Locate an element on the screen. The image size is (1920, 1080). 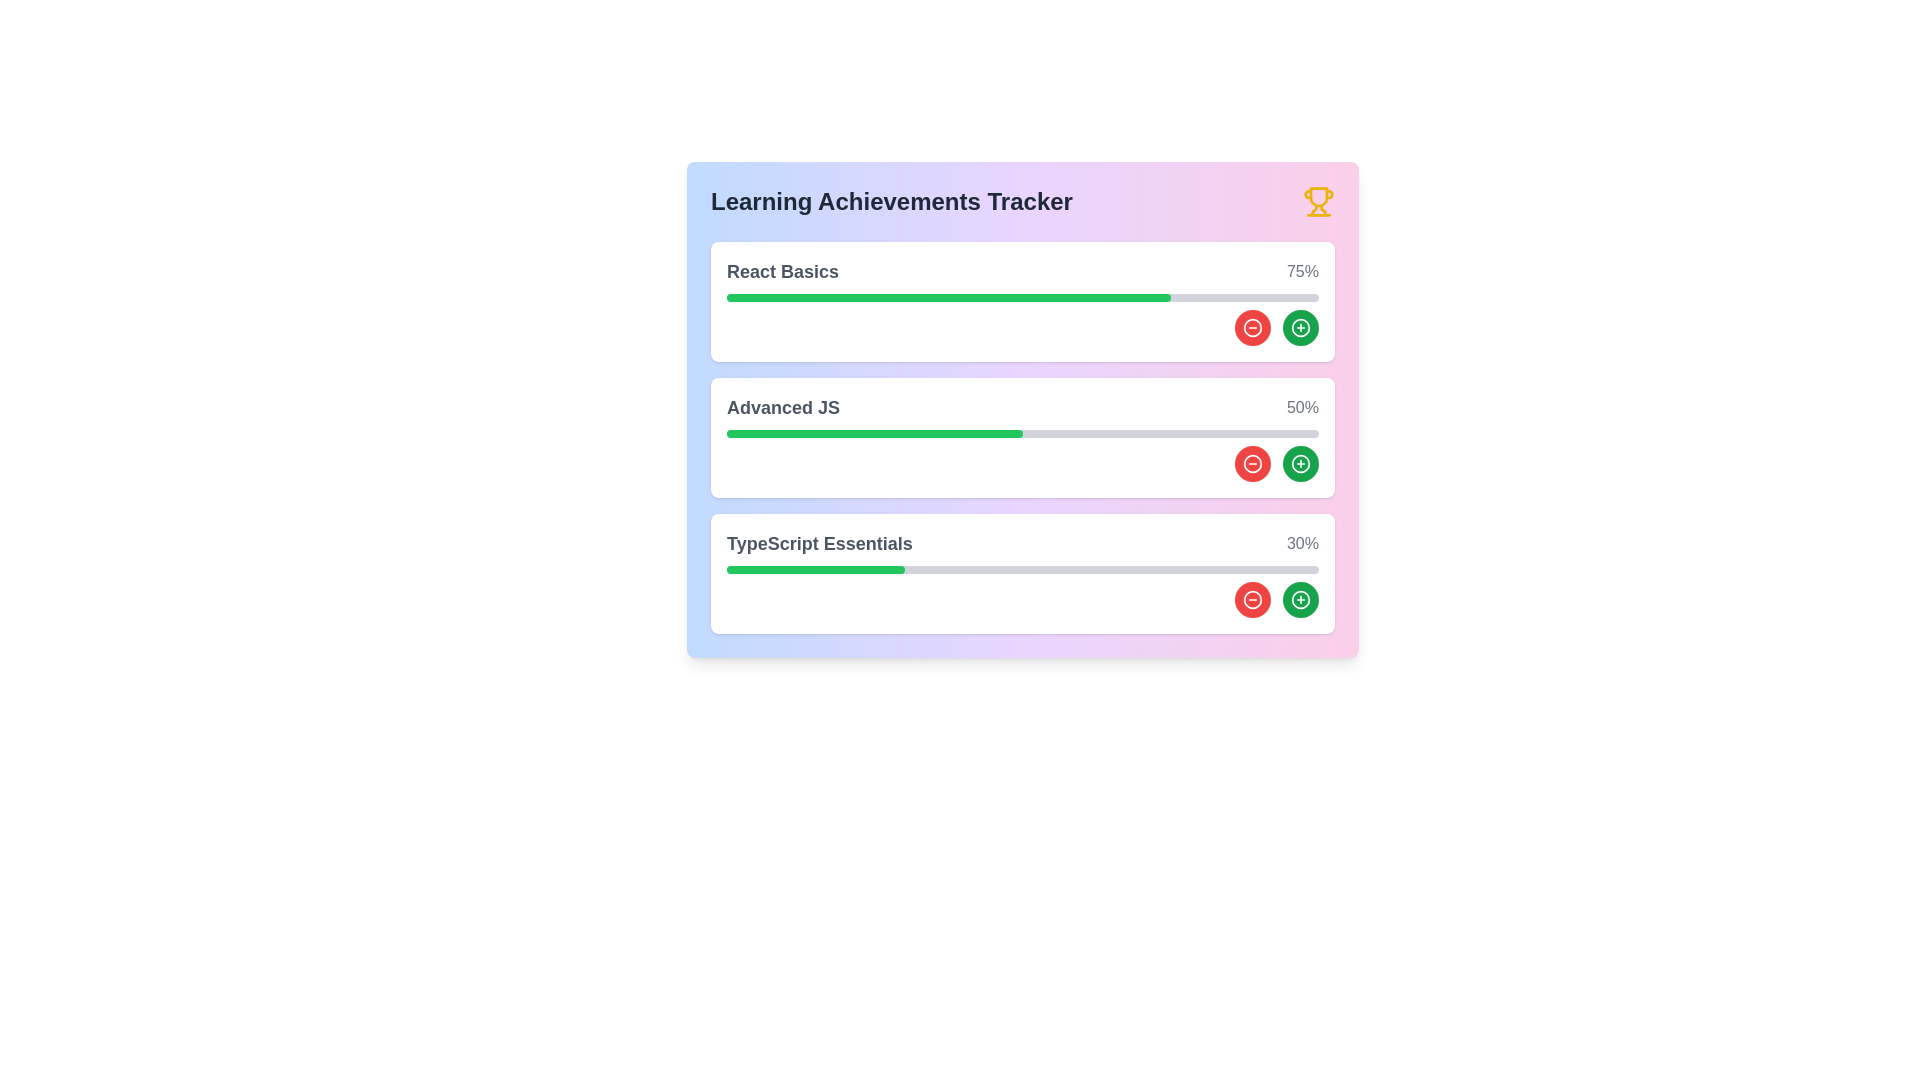
the circular green button with a plus sign icon, located to the right of the red circular button with a minus icon, at the end of the row associated with the 'TypeScript Essentials' progress bar is located at coordinates (1300, 599).